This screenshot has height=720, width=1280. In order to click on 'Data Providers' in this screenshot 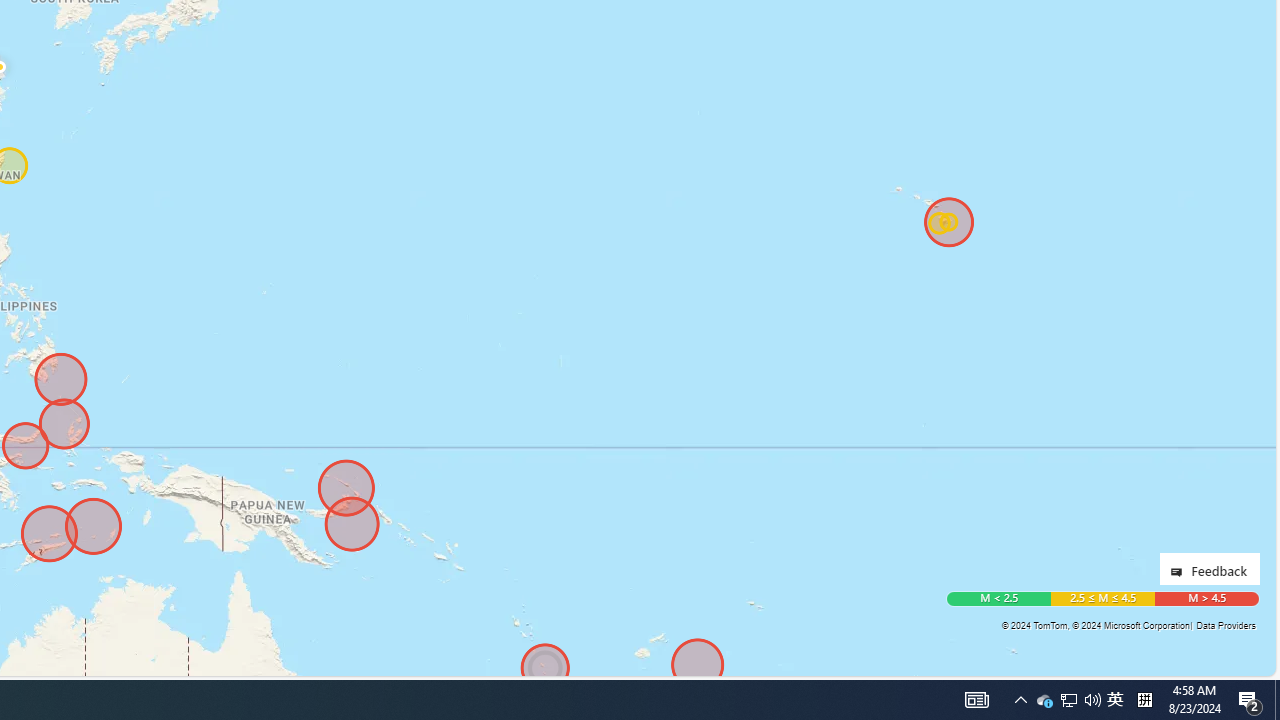, I will do `click(1224, 624)`.